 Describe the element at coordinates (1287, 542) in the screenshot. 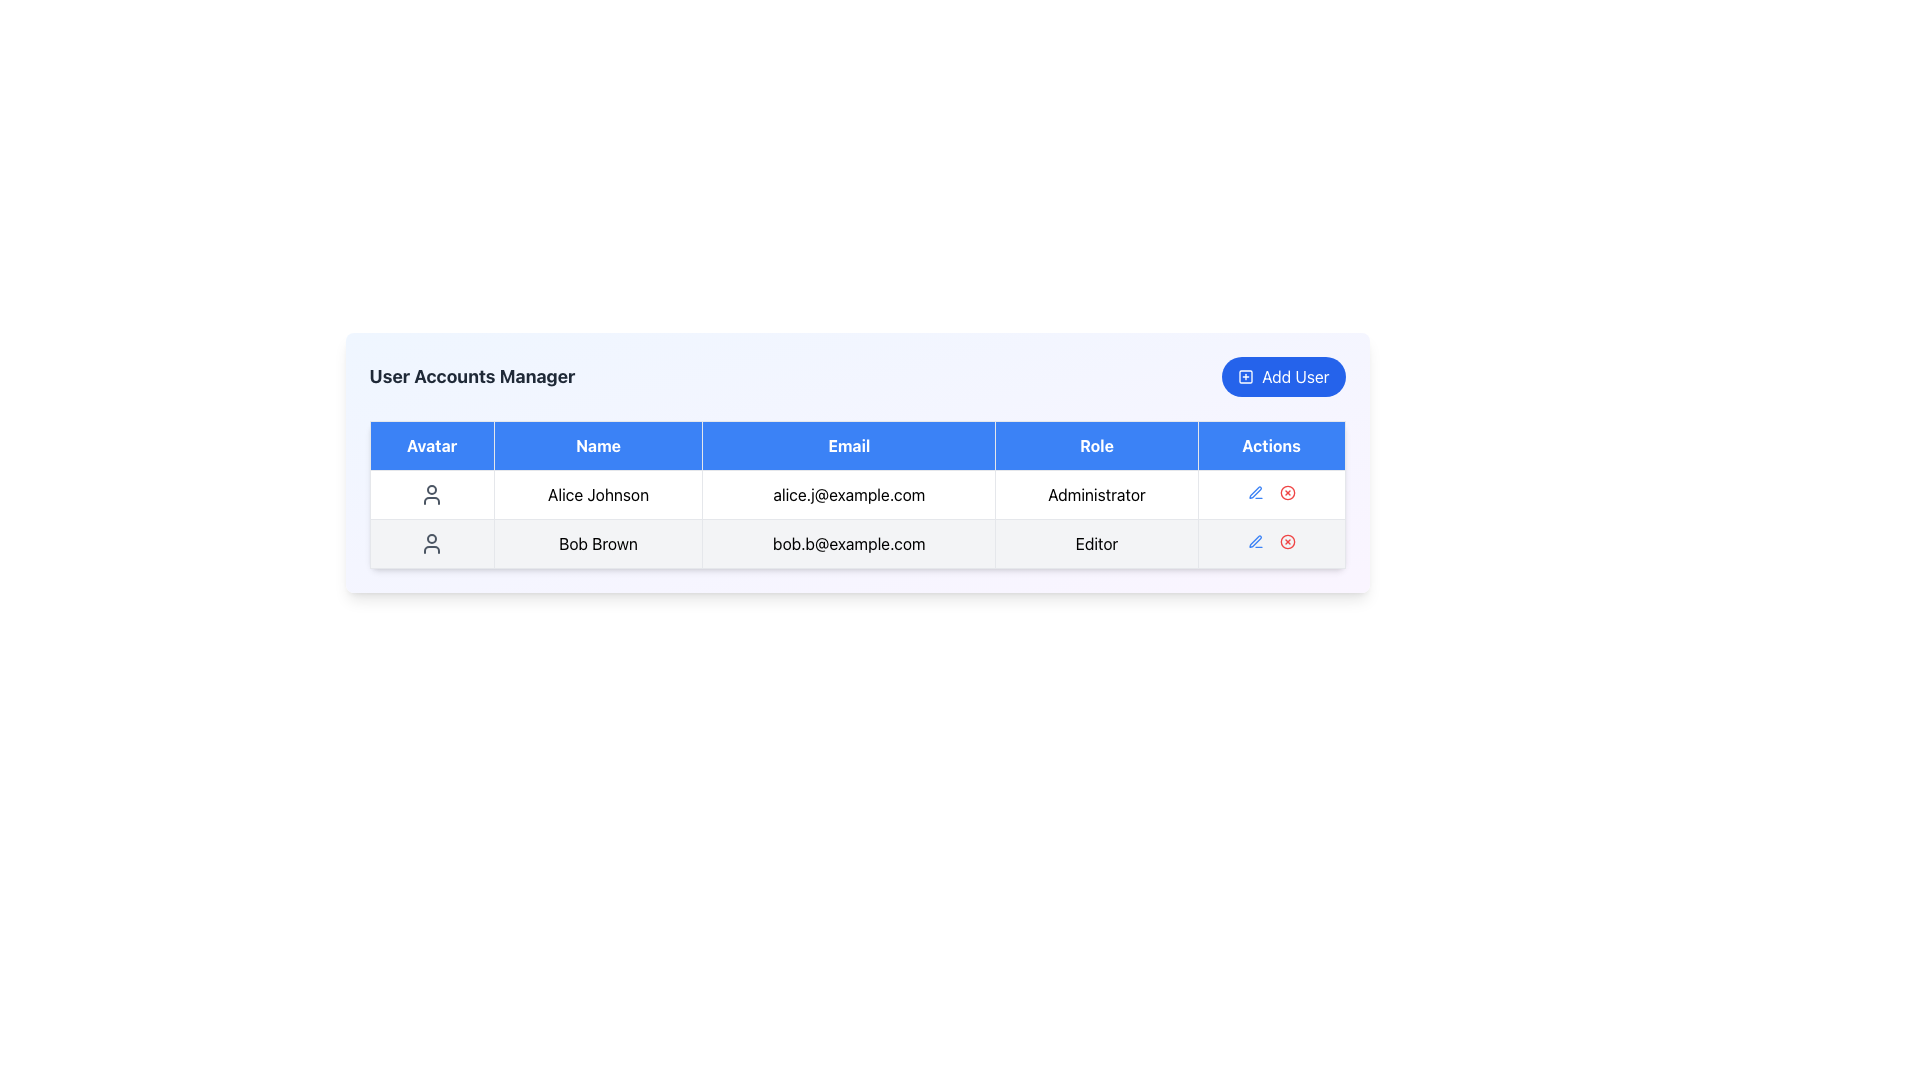

I see `the circular vector graphic icon in the 'Actions' column of the second row associated with user 'Bob Brown'` at that location.